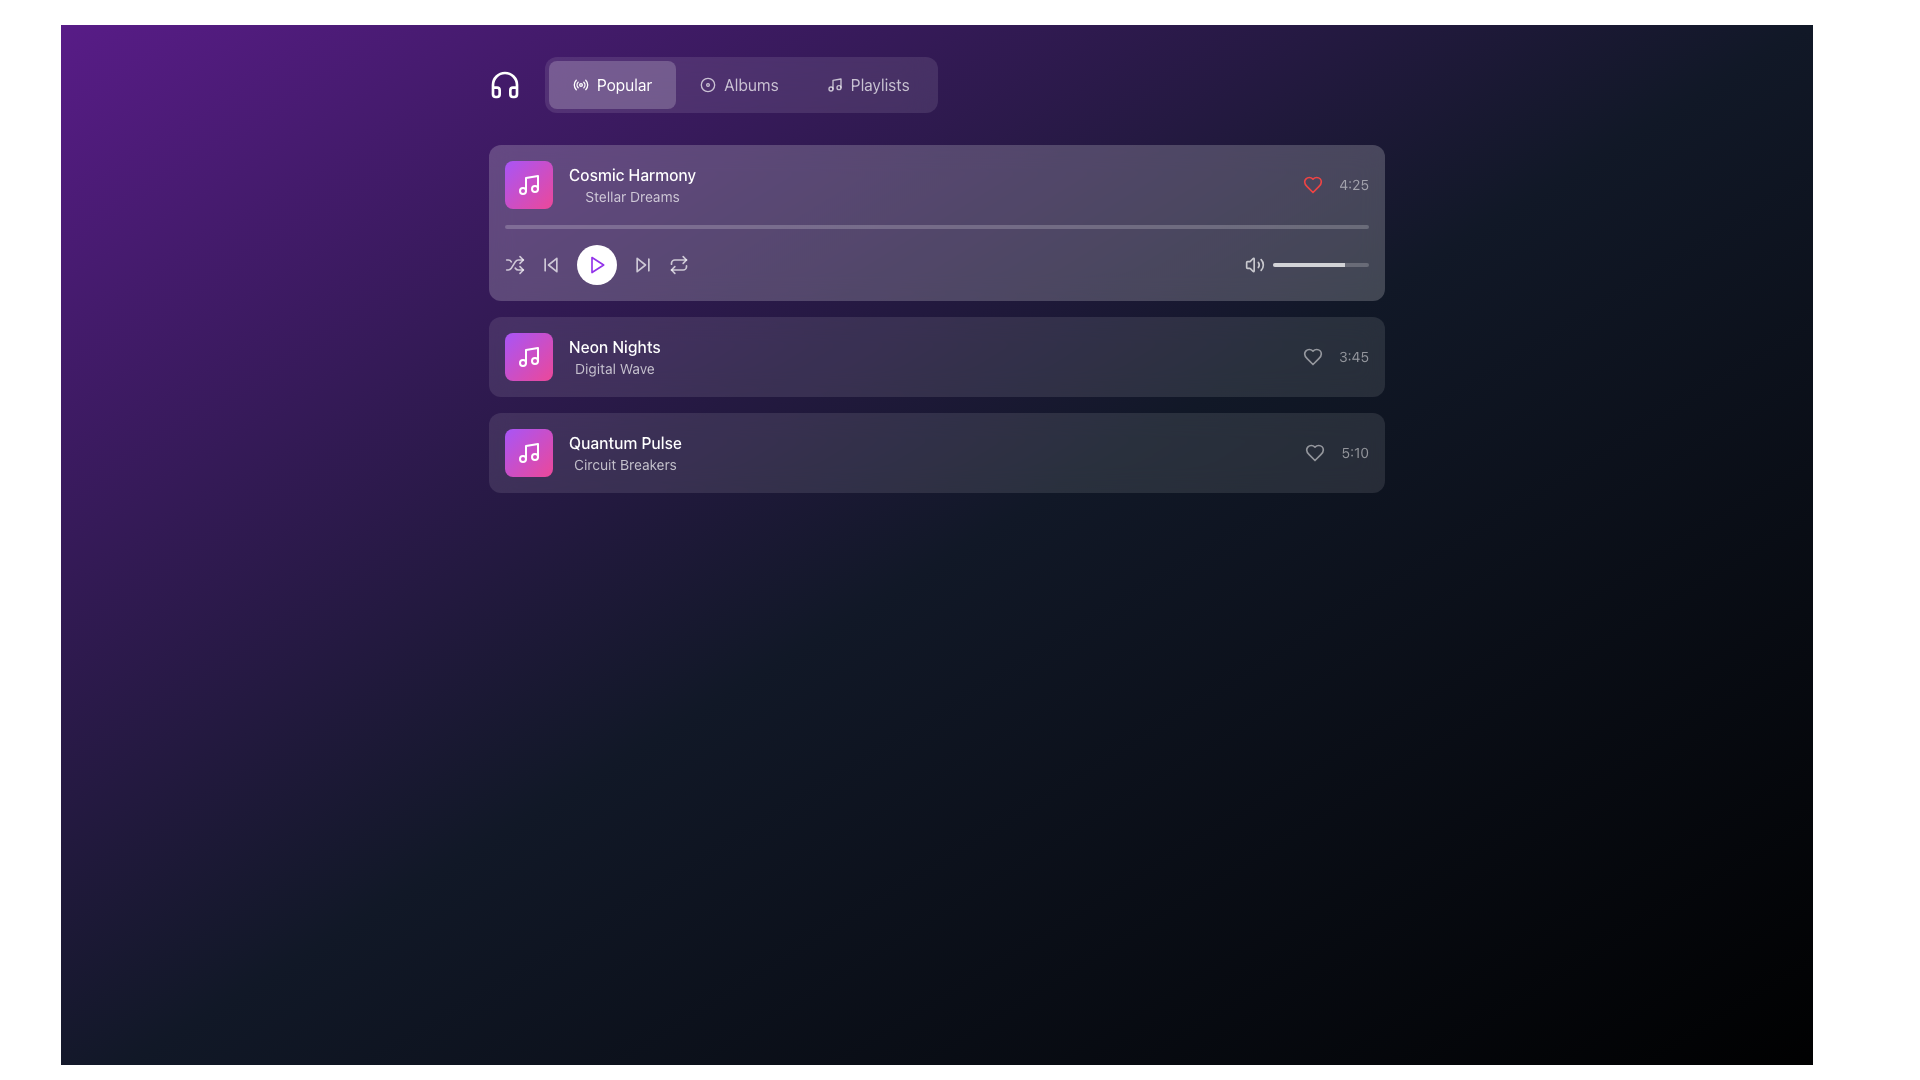  I want to click on the slider, so click(1313, 264).